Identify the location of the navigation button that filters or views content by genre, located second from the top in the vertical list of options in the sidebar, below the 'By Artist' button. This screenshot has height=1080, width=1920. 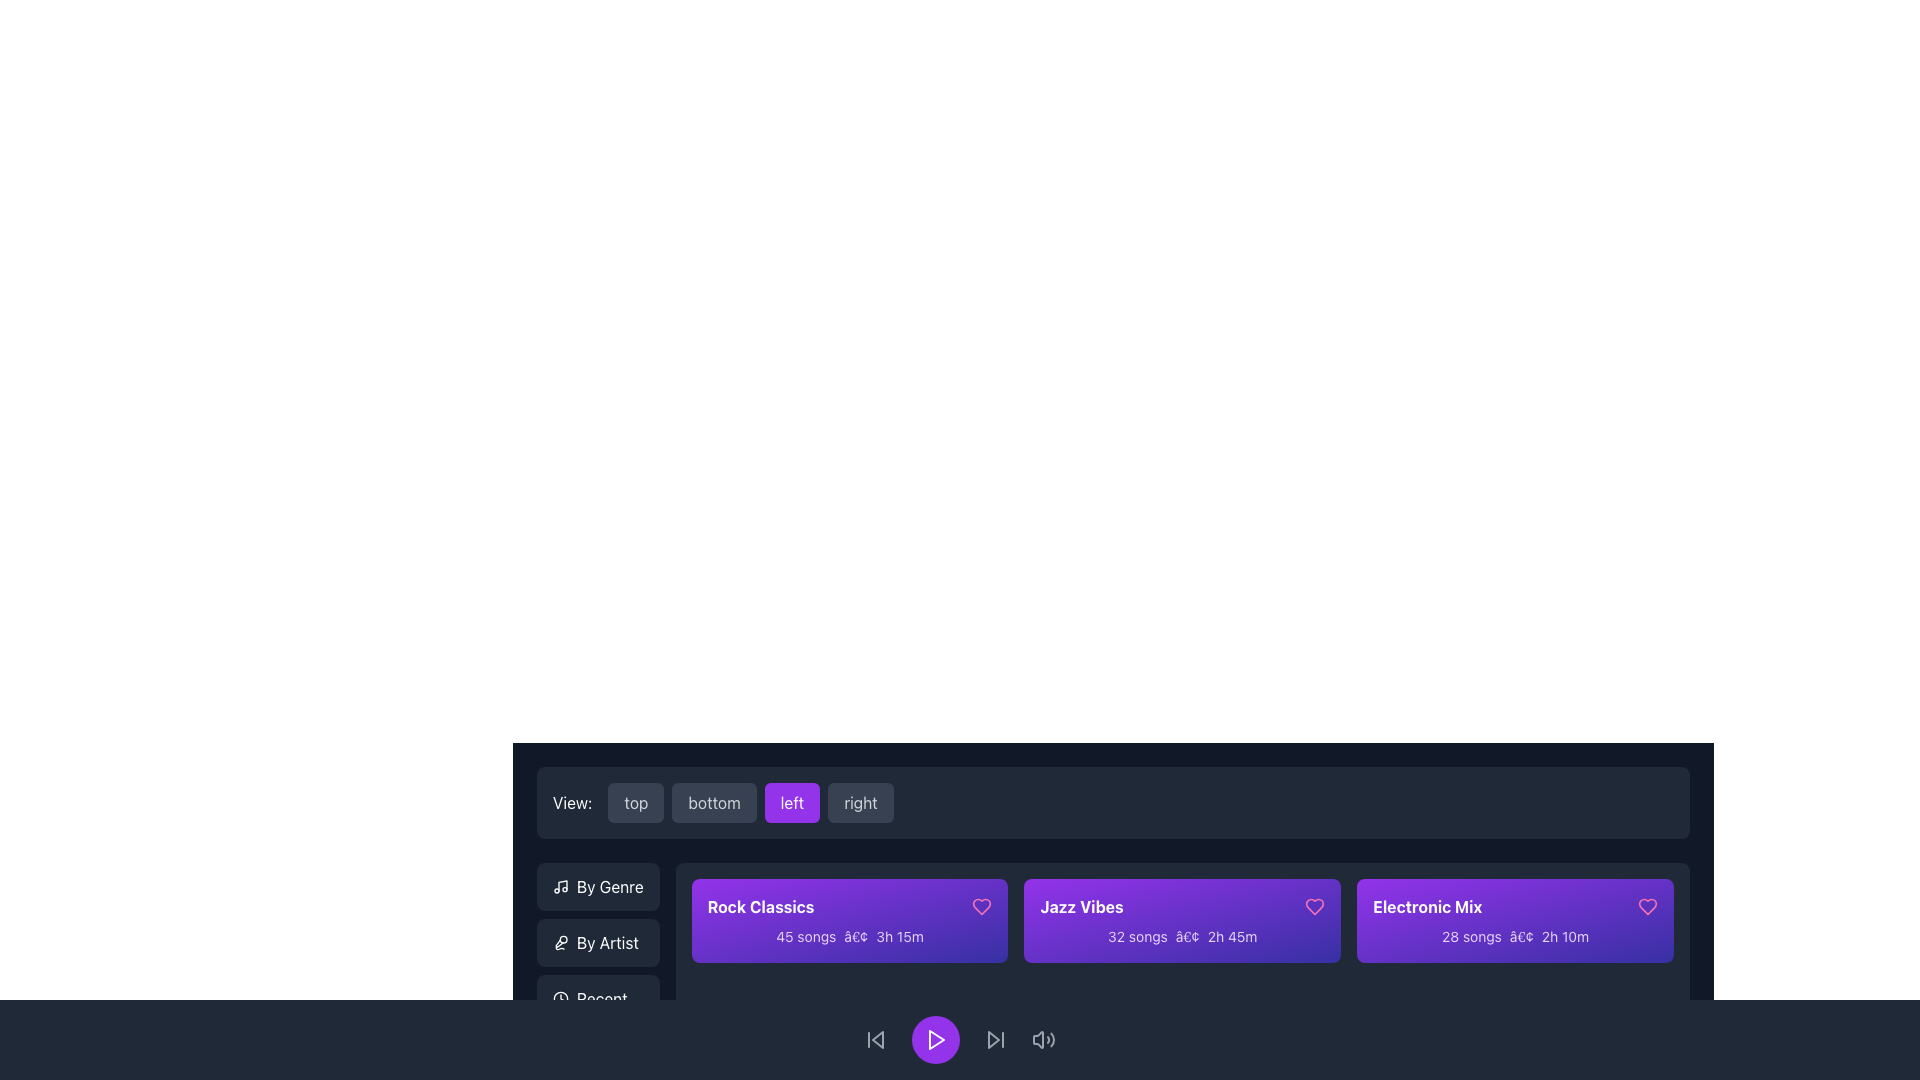
(597, 886).